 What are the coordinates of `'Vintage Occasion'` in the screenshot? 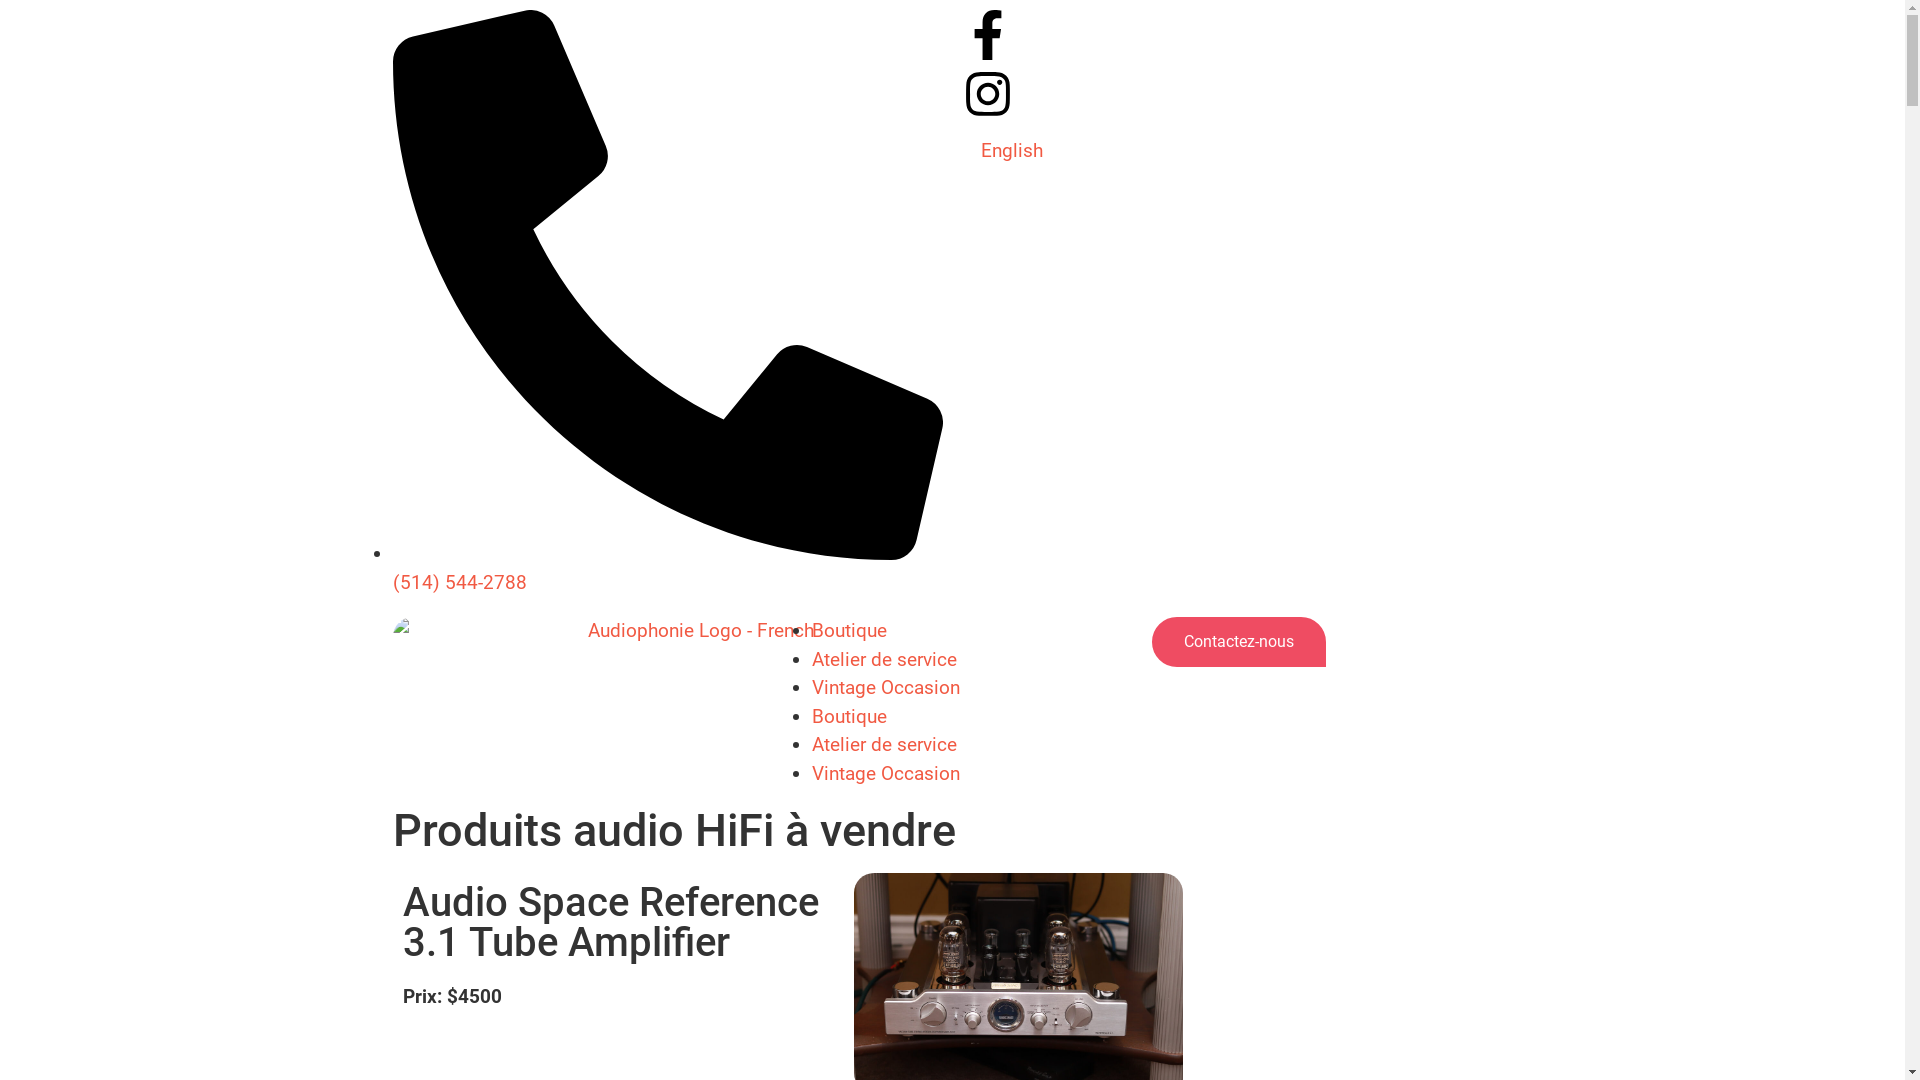 It's located at (885, 686).